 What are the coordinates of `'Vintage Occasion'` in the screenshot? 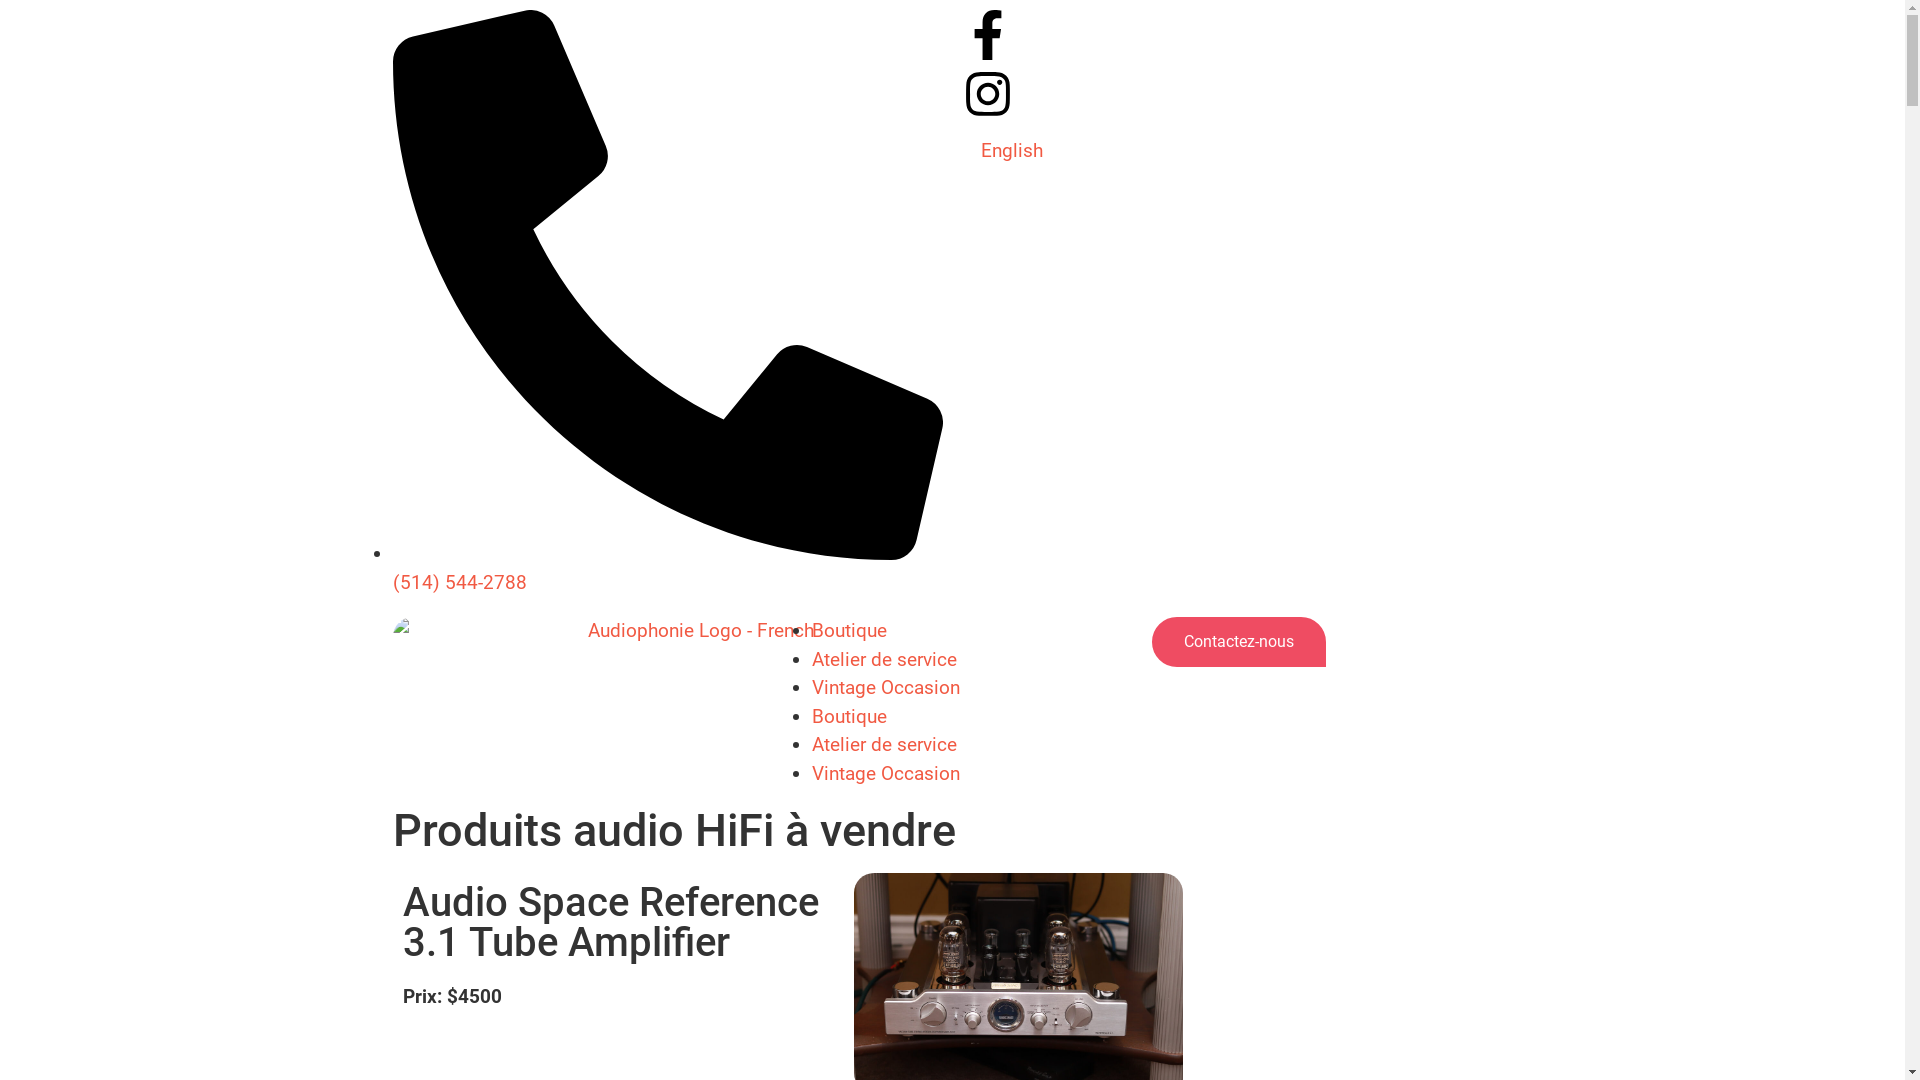 It's located at (885, 686).